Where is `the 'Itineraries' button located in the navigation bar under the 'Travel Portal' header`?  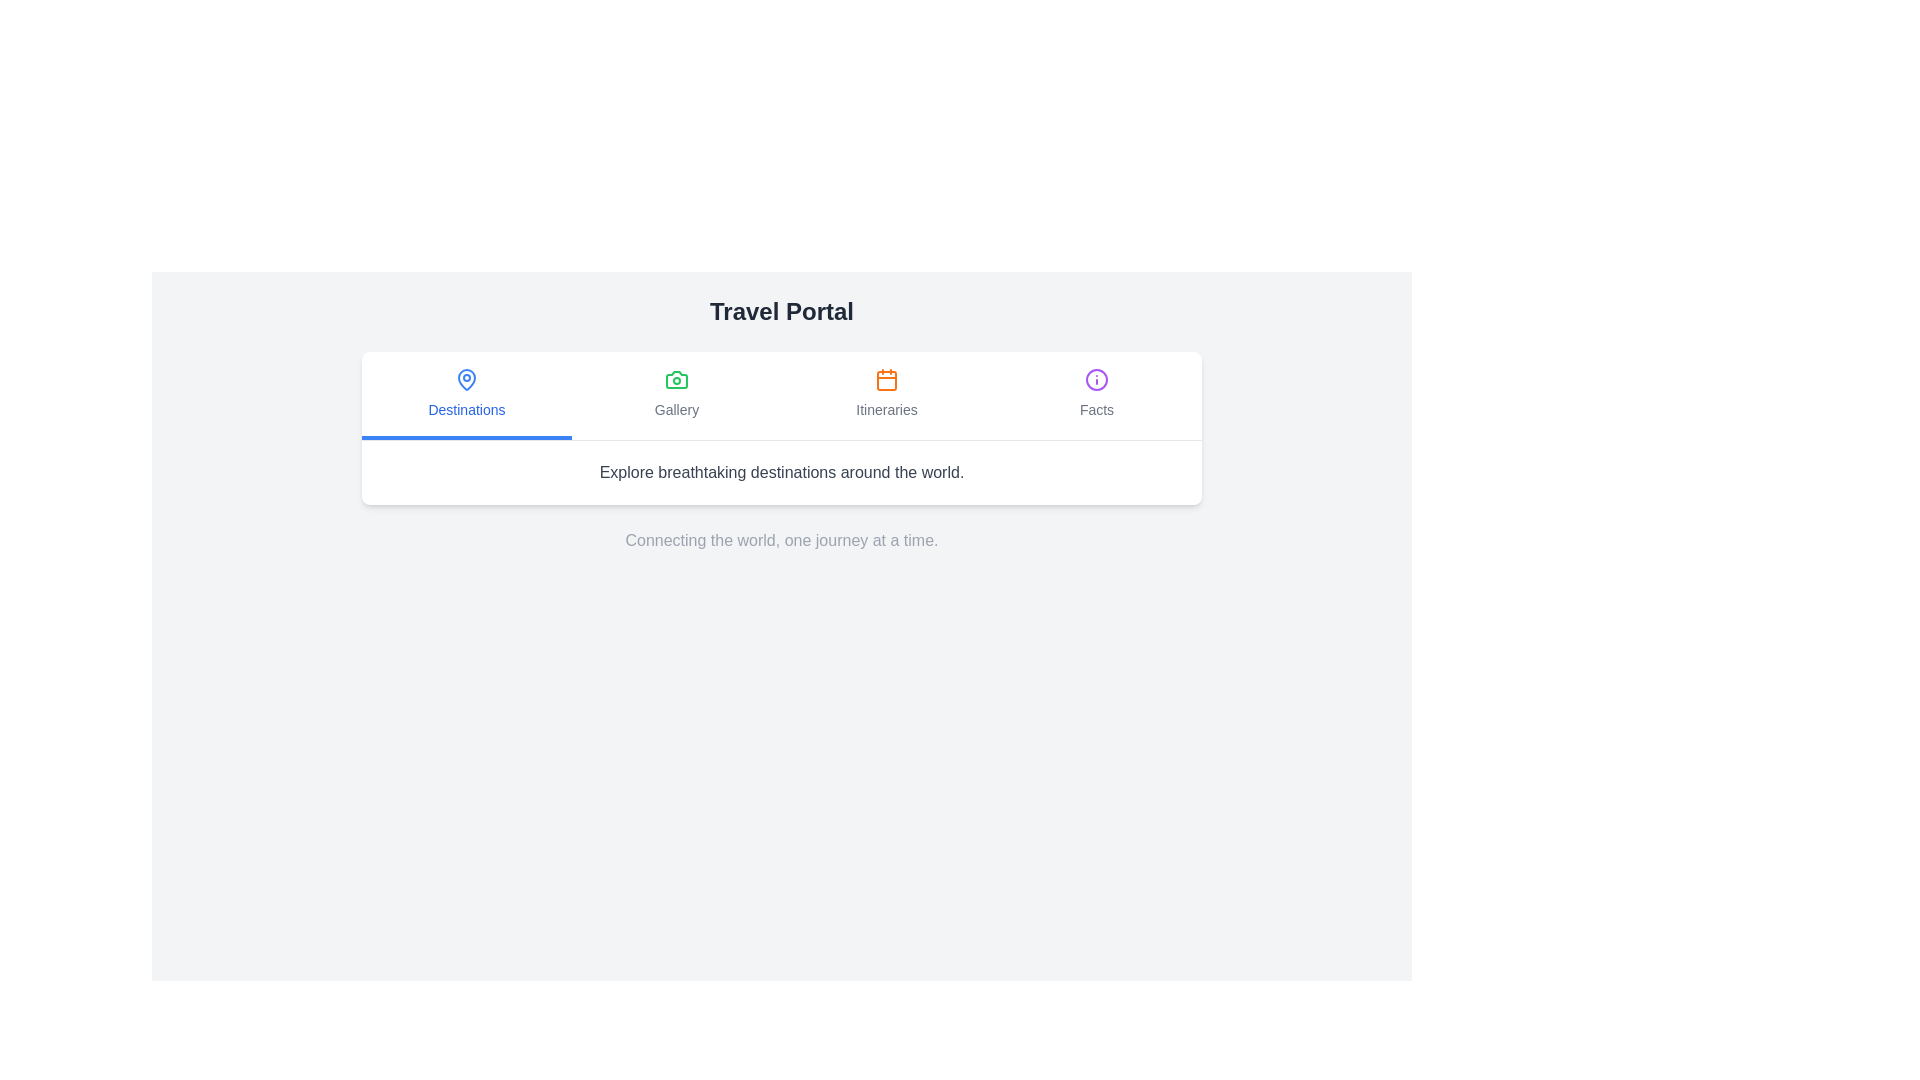
the 'Itineraries' button located in the navigation bar under the 'Travel Portal' header is located at coordinates (886, 393).